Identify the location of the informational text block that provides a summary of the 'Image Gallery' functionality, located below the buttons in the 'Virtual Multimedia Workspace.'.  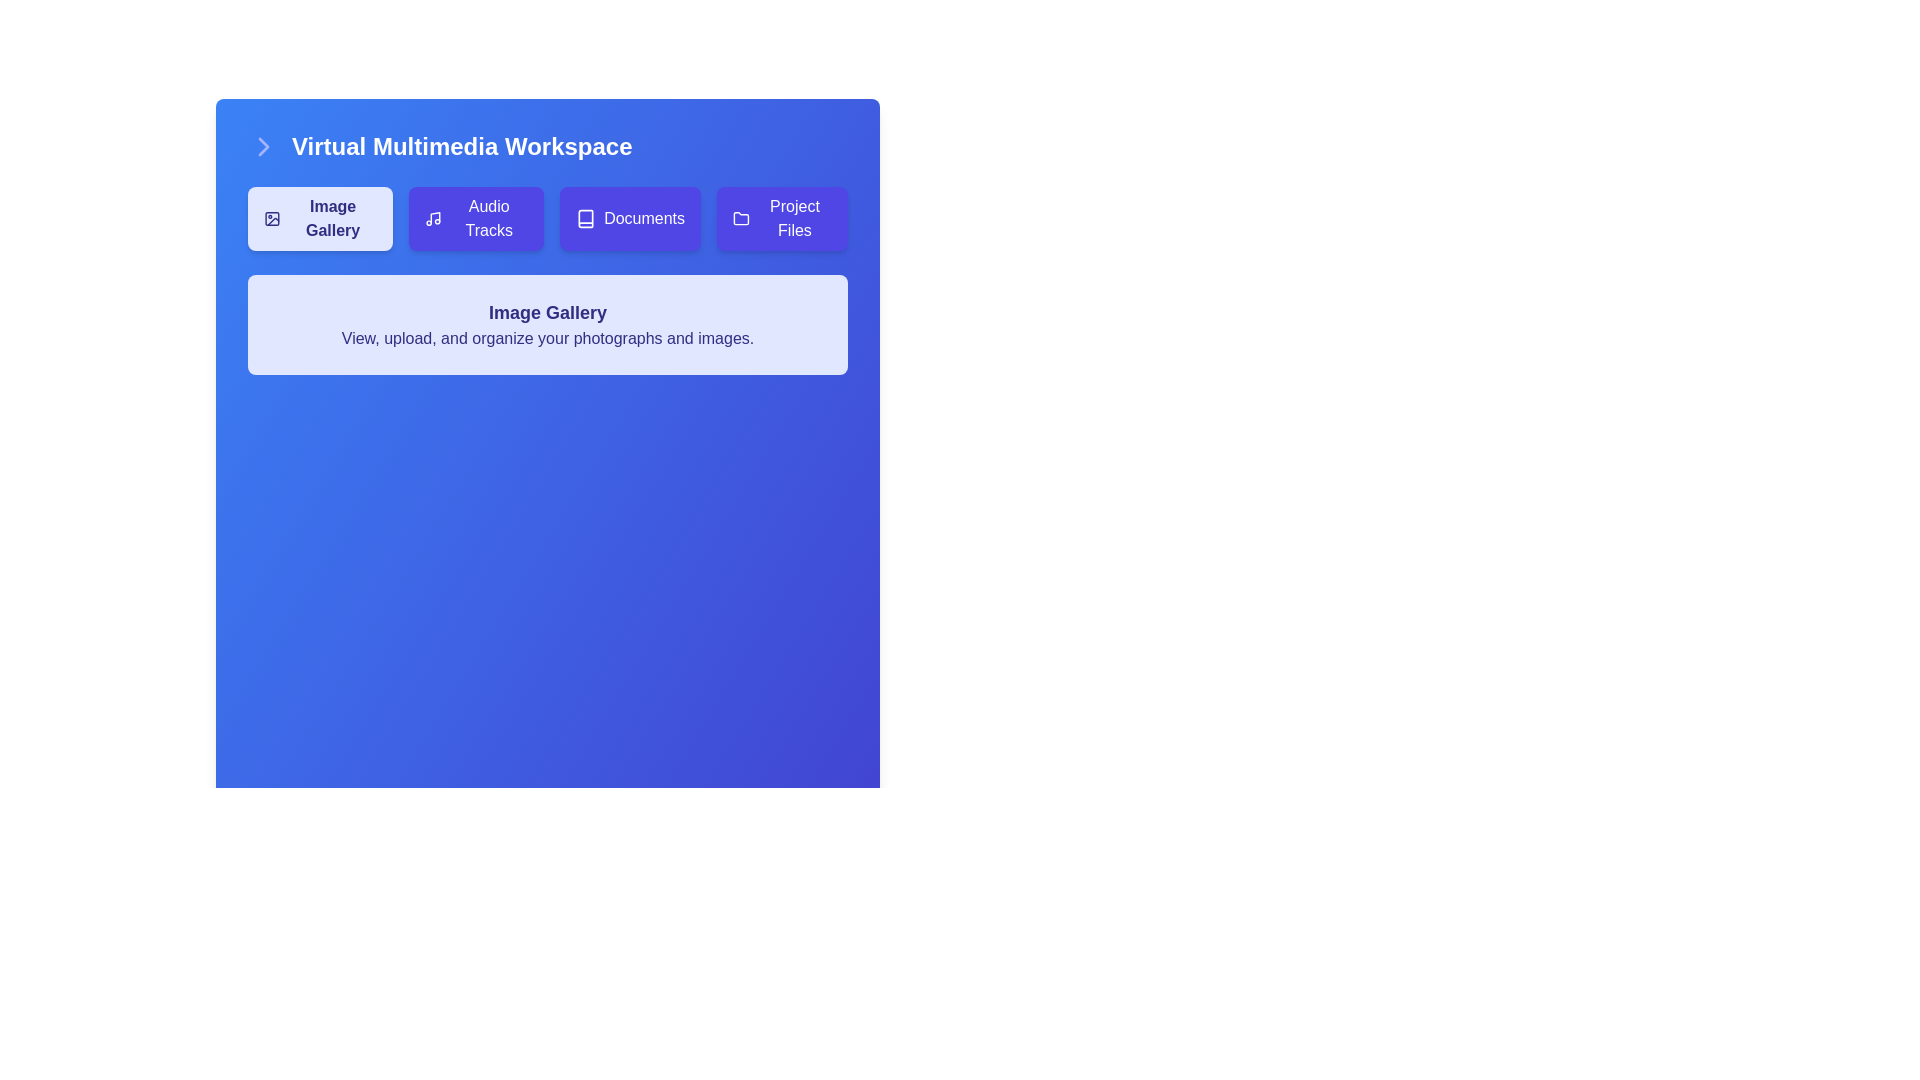
(547, 323).